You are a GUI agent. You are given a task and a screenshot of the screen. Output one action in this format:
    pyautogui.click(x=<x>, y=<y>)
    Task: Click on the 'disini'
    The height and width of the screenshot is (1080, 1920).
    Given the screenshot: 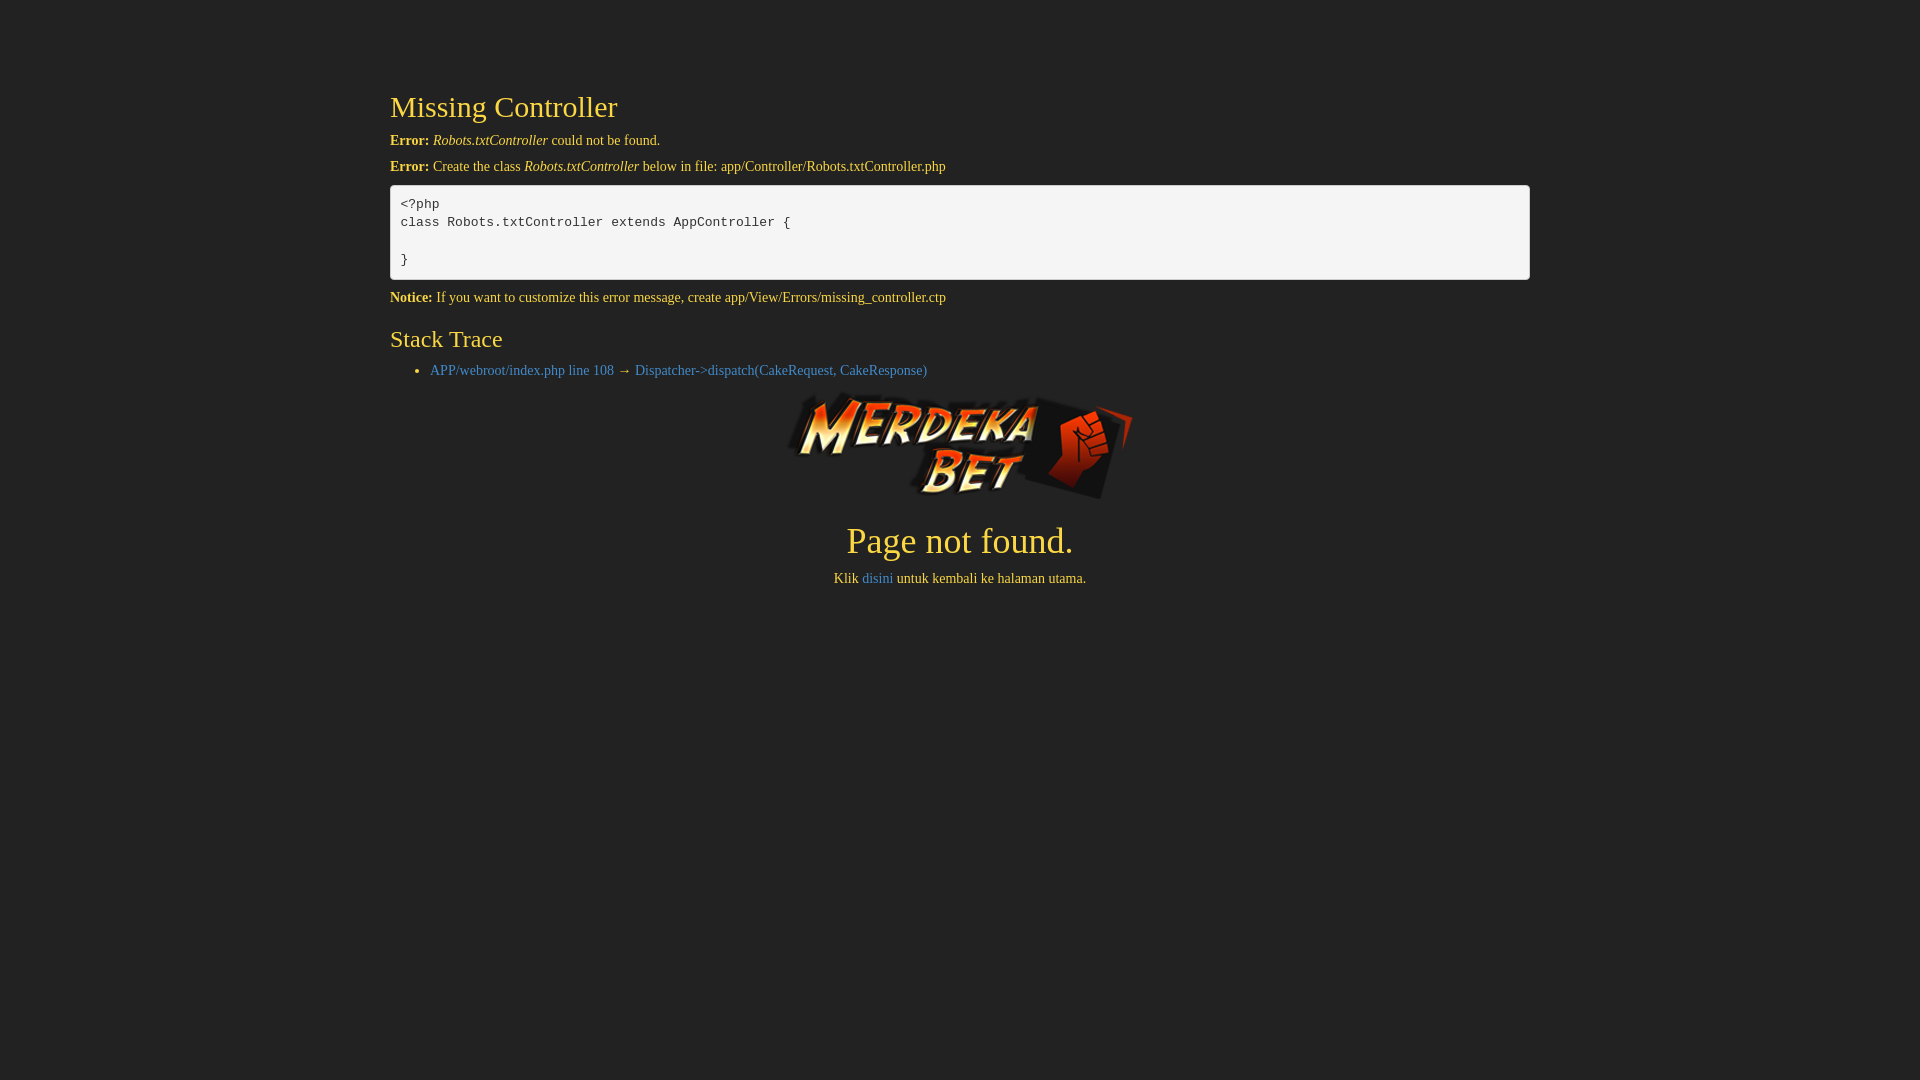 What is the action you would take?
    pyautogui.click(x=877, y=578)
    